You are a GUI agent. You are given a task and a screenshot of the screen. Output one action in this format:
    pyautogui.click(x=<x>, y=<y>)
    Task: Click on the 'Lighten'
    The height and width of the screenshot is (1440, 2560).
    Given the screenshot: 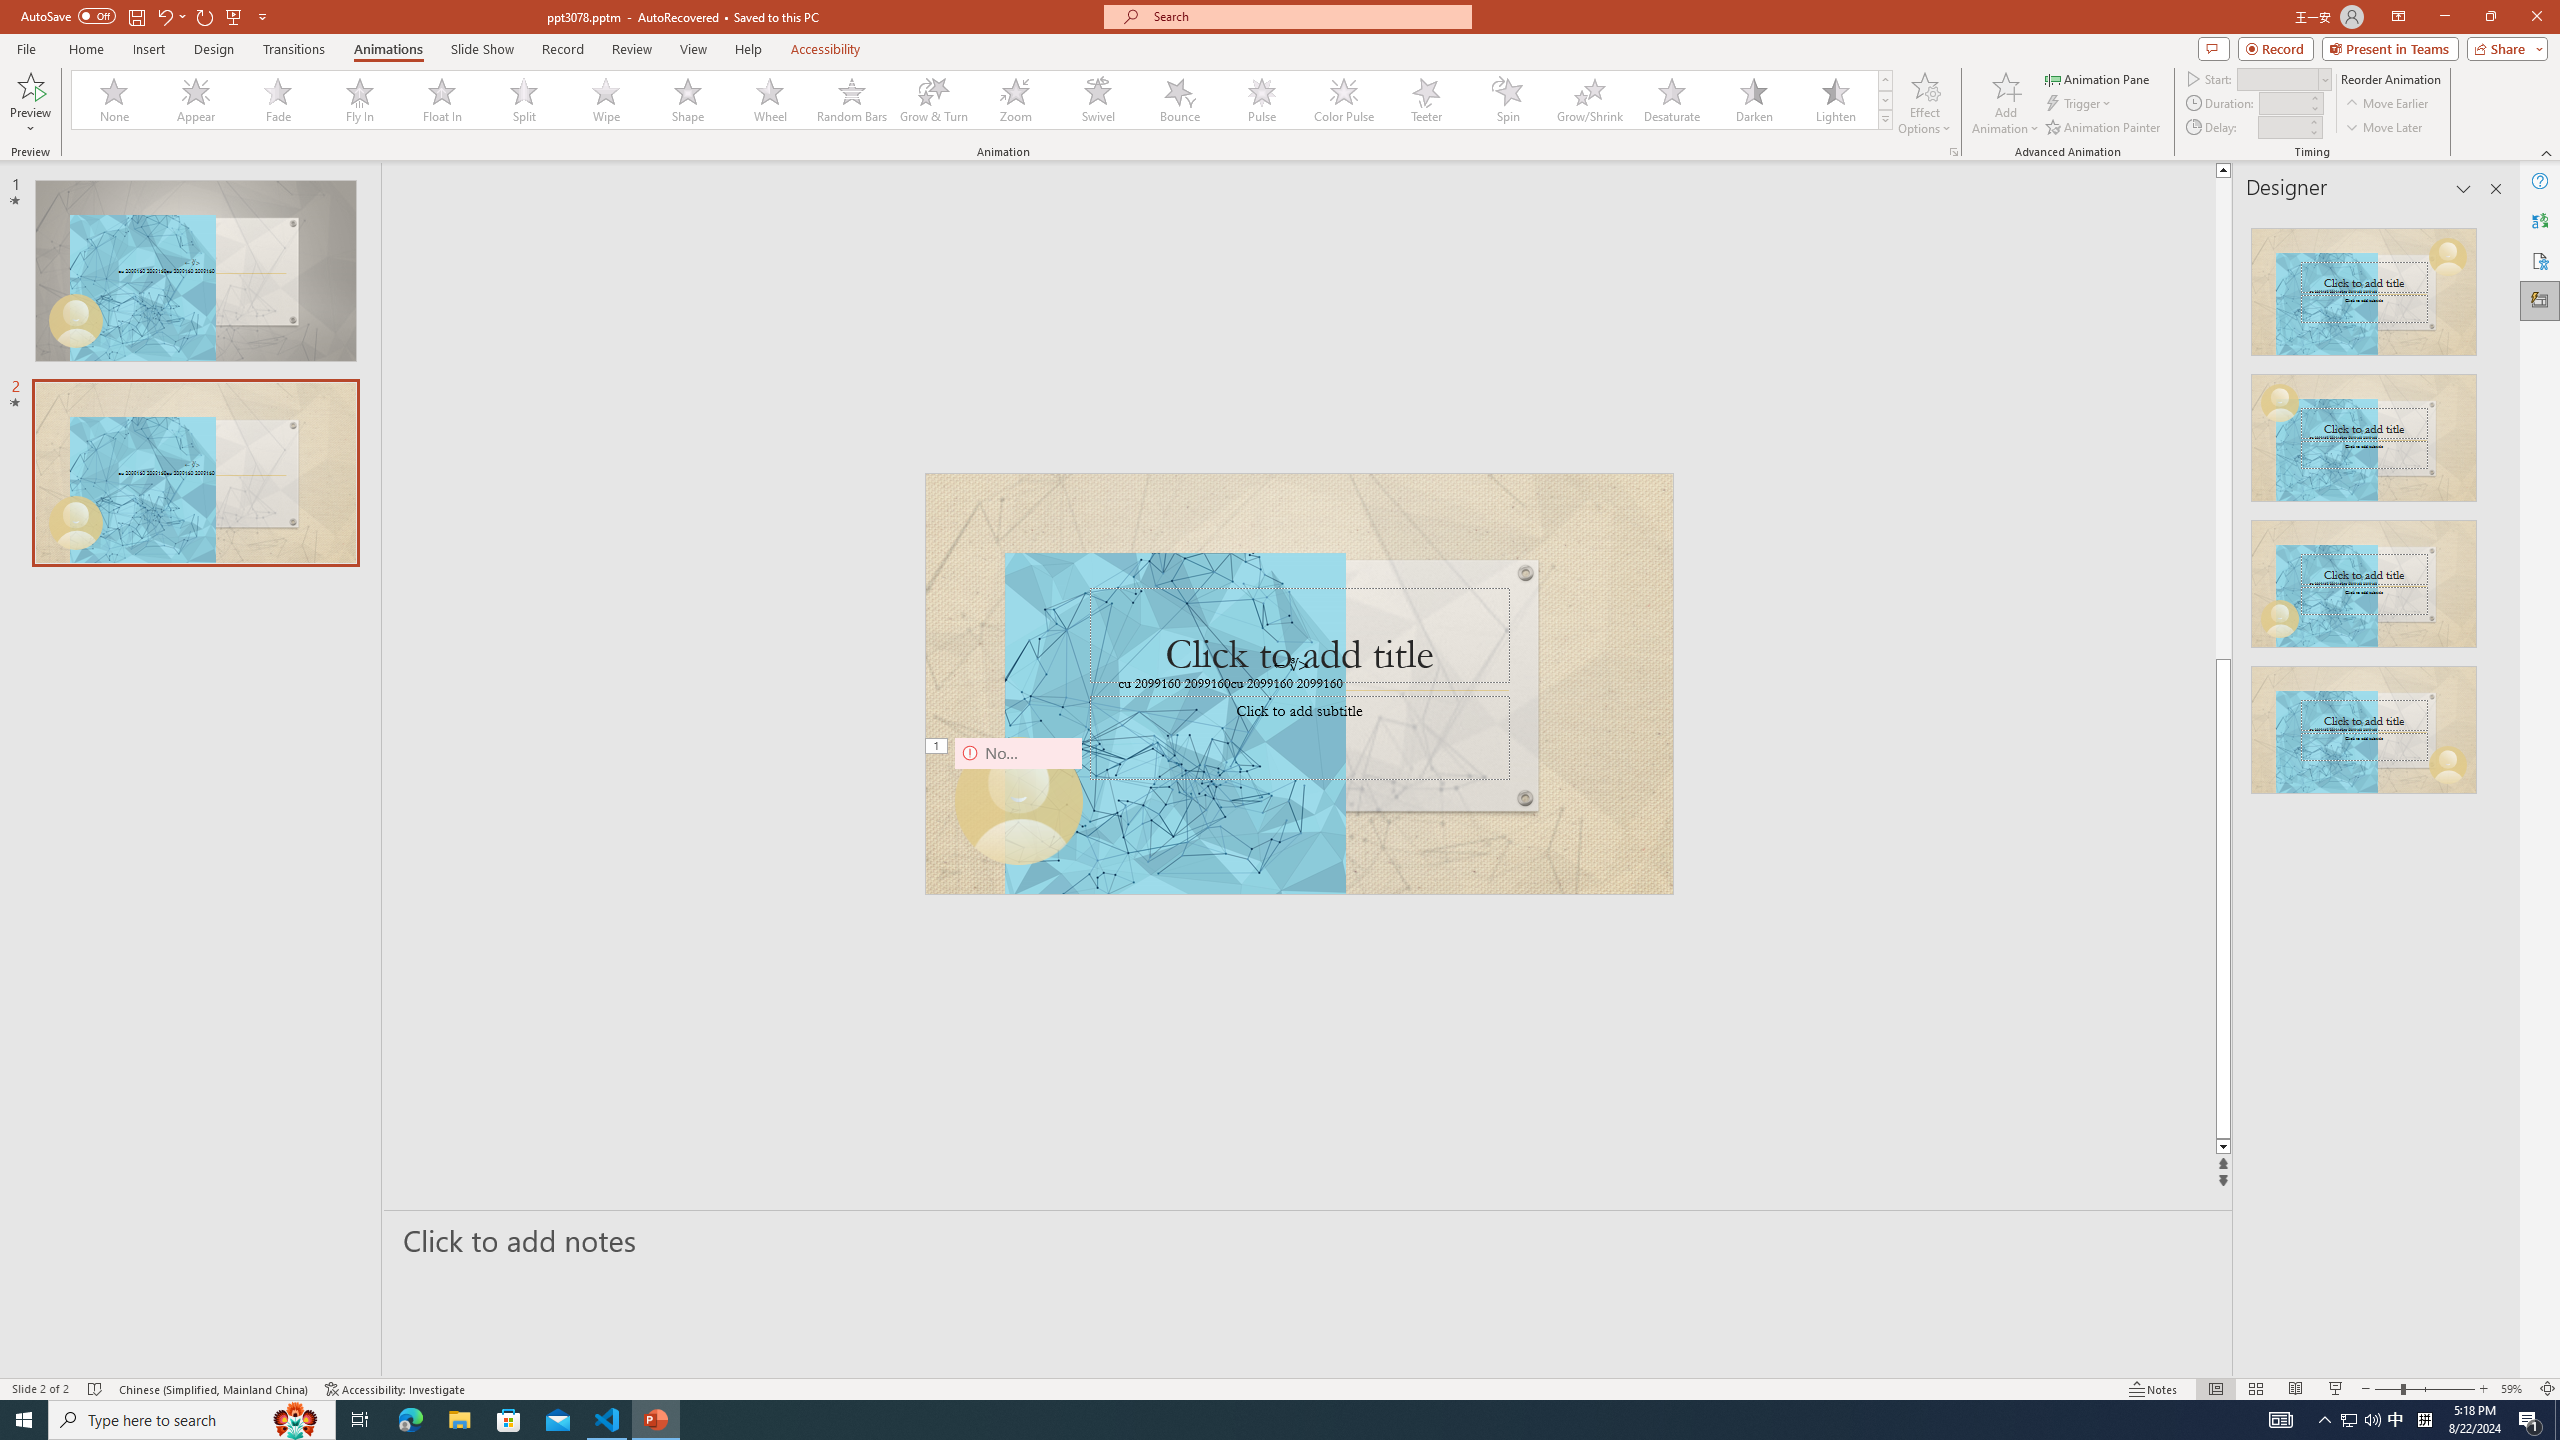 What is the action you would take?
    pyautogui.click(x=1834, y=99)
    